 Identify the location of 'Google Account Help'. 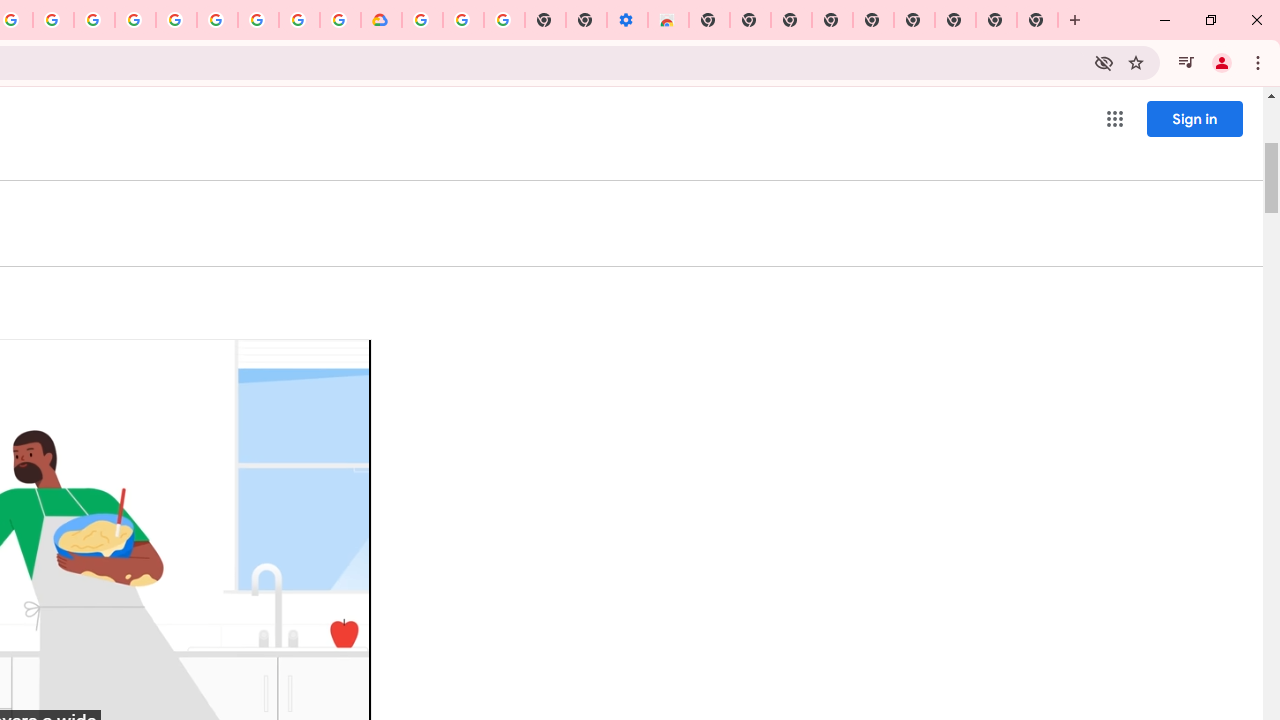
(462, 20).